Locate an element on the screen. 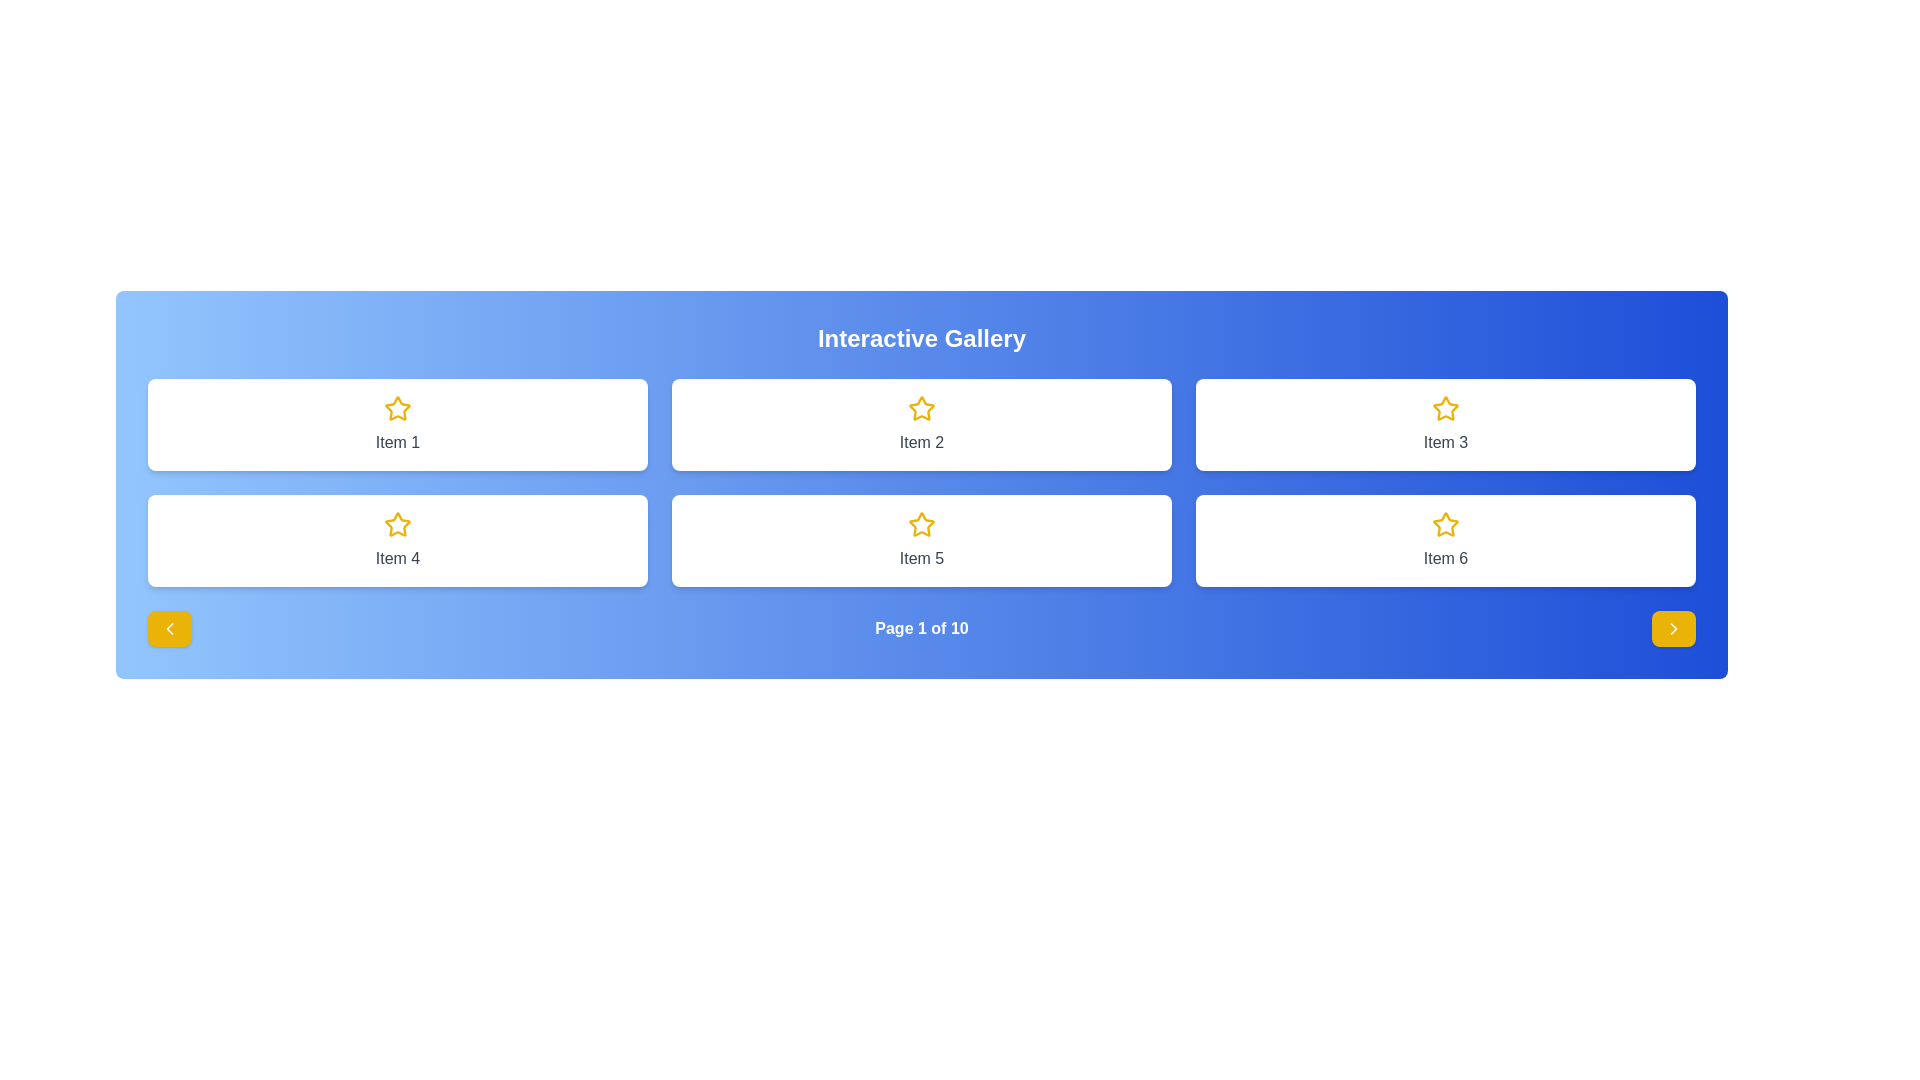 The image size is (1920, 1080). the Star icon located in the bottom-right corner of the grid layout within the interactive gallery interface, which serves the purpose of rating or marking as a favorite is located at coordinates (1445, 523).